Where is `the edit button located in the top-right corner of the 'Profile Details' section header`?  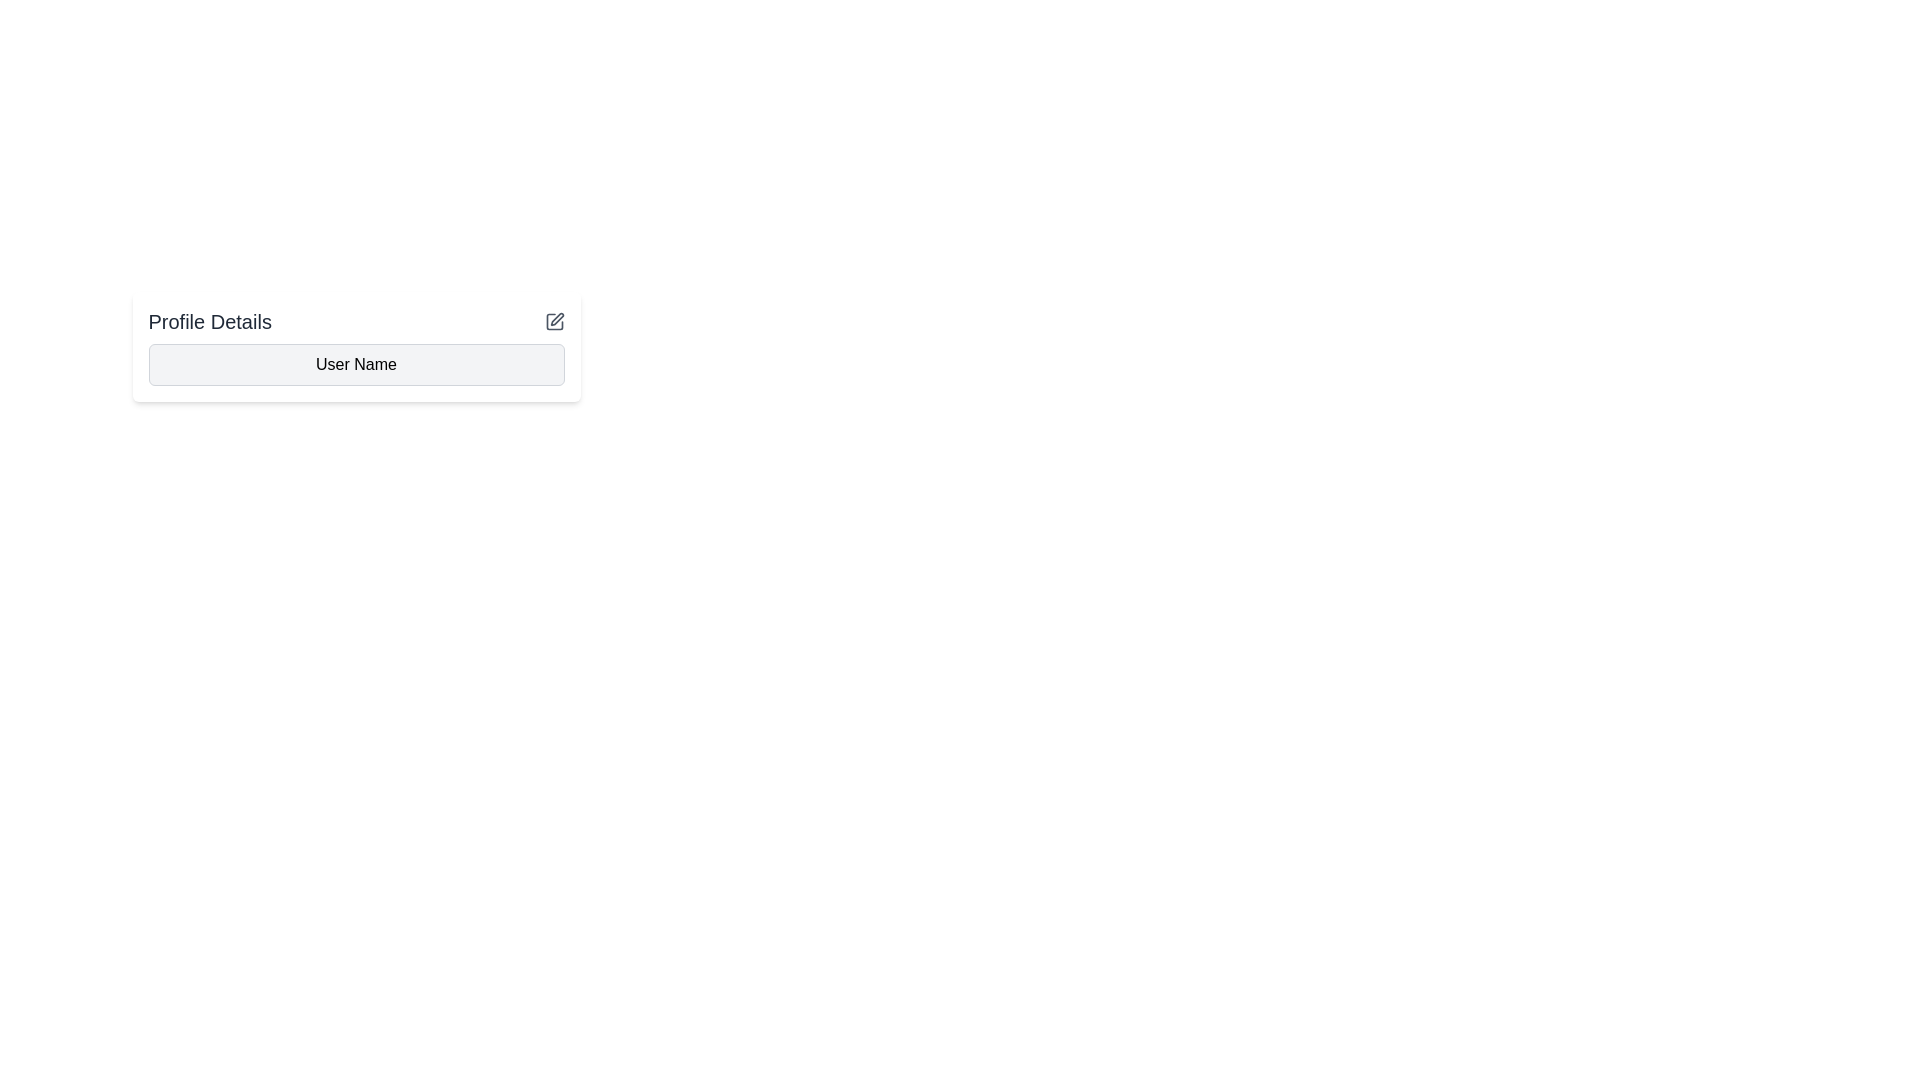 the edit button located in the top-right corner of the 'Profile Details' section header is located at coordinates (554, 320).